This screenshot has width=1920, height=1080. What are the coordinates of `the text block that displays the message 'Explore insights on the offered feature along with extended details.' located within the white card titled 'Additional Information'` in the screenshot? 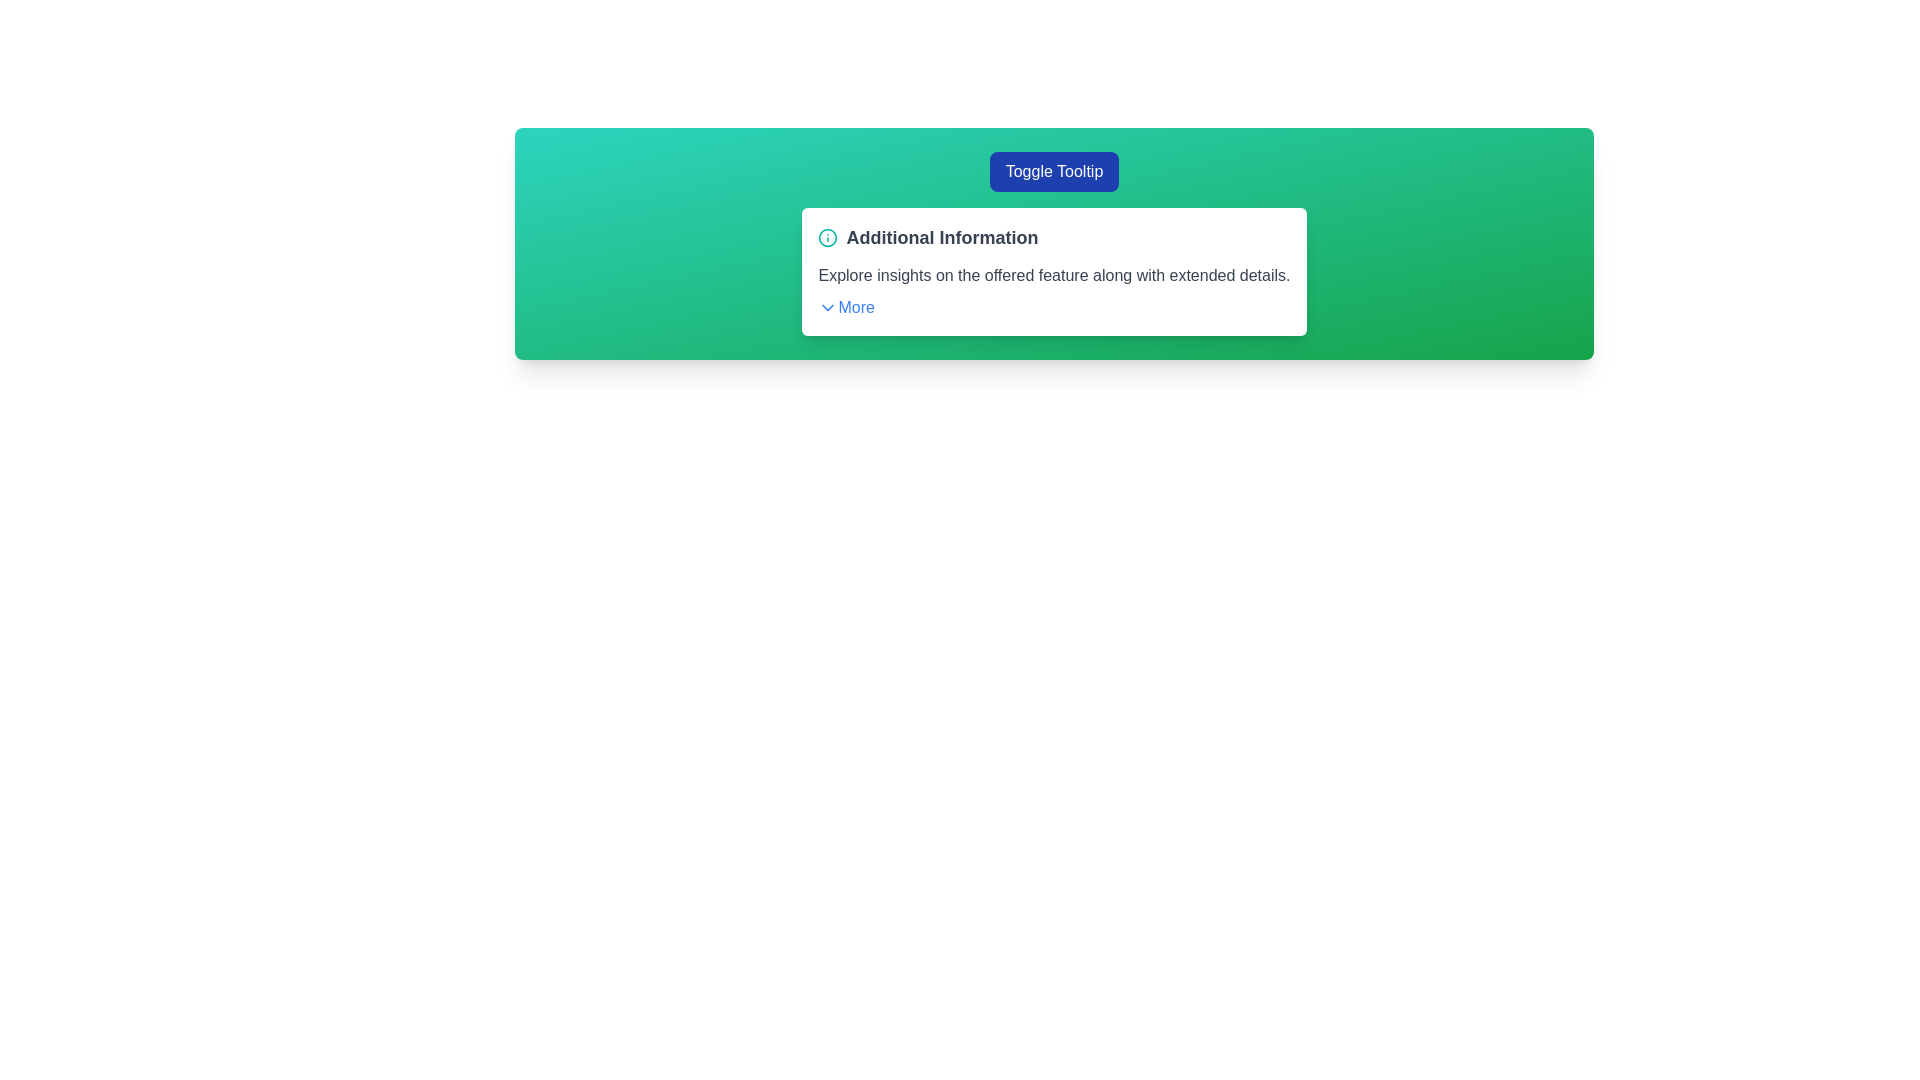 It's located at (1053, 276).